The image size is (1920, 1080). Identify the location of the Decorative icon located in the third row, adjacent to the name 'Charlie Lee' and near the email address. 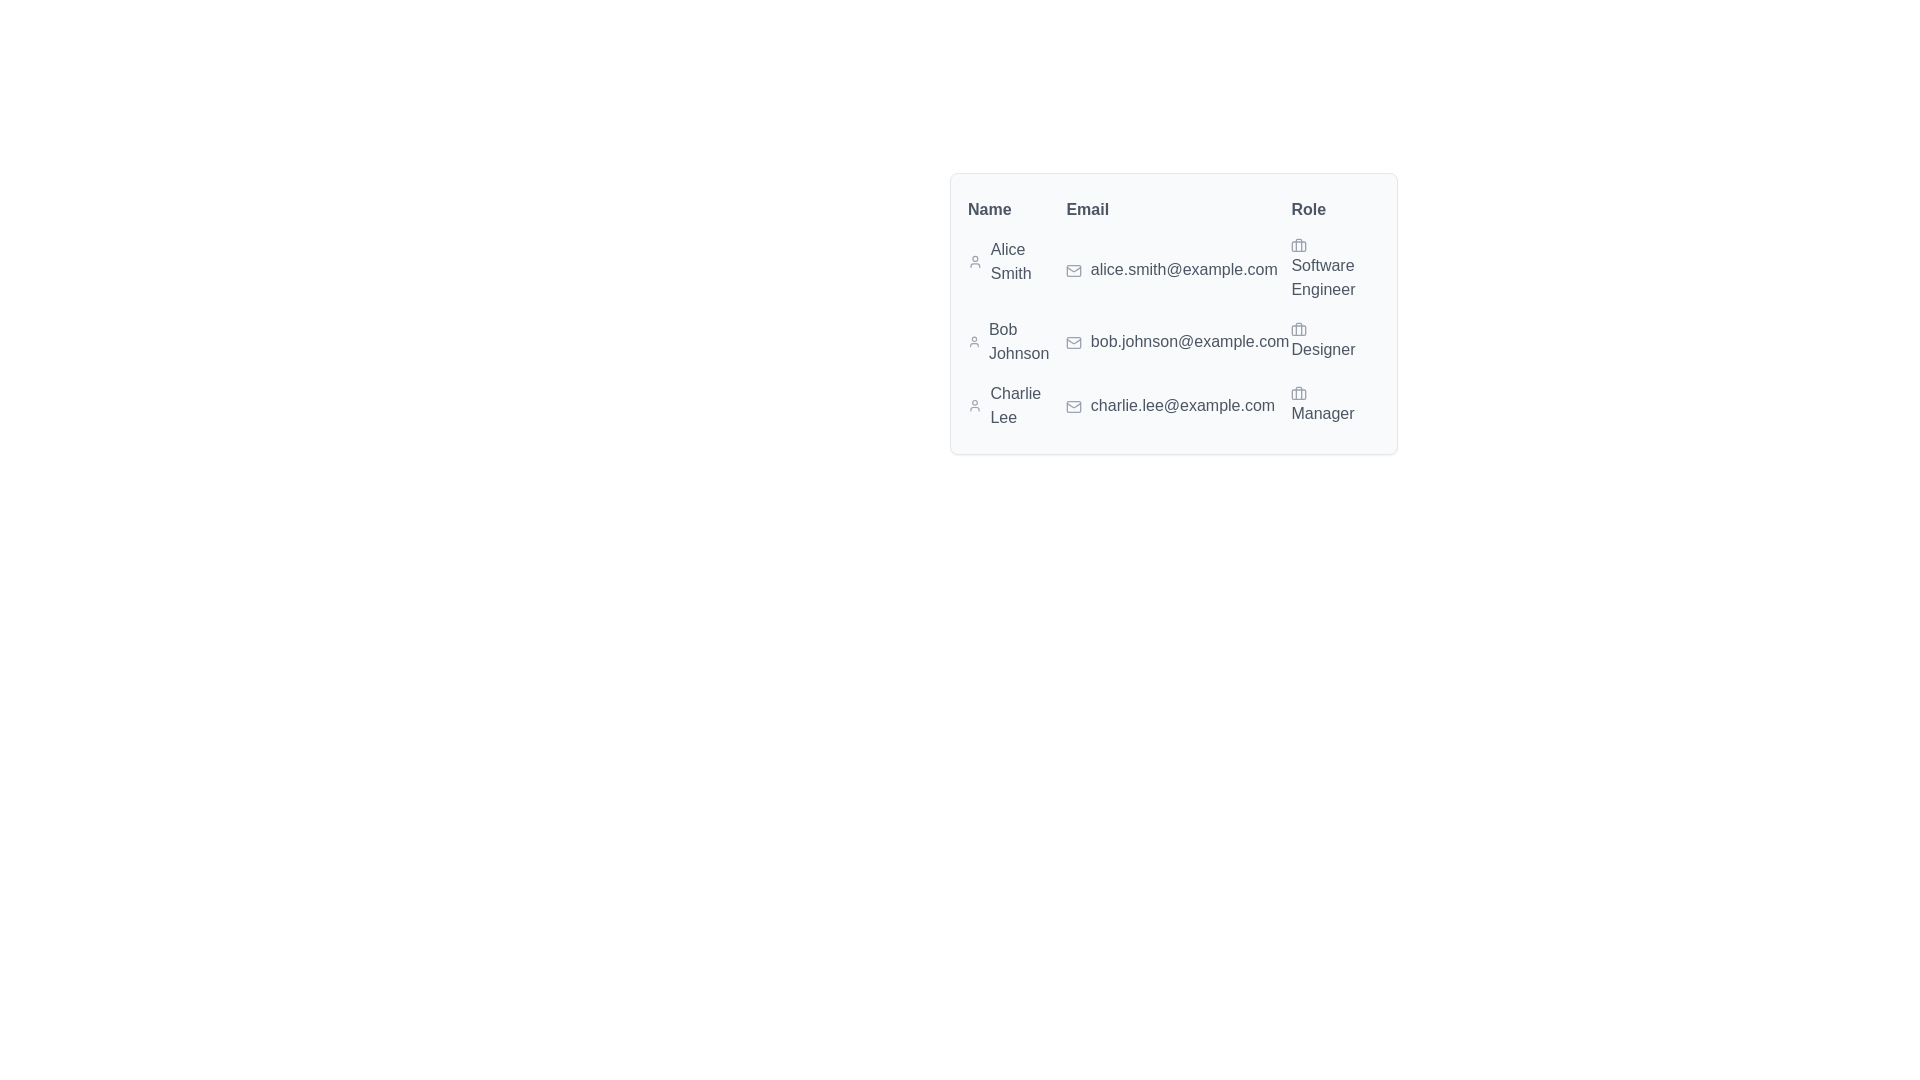
(1073, 405).